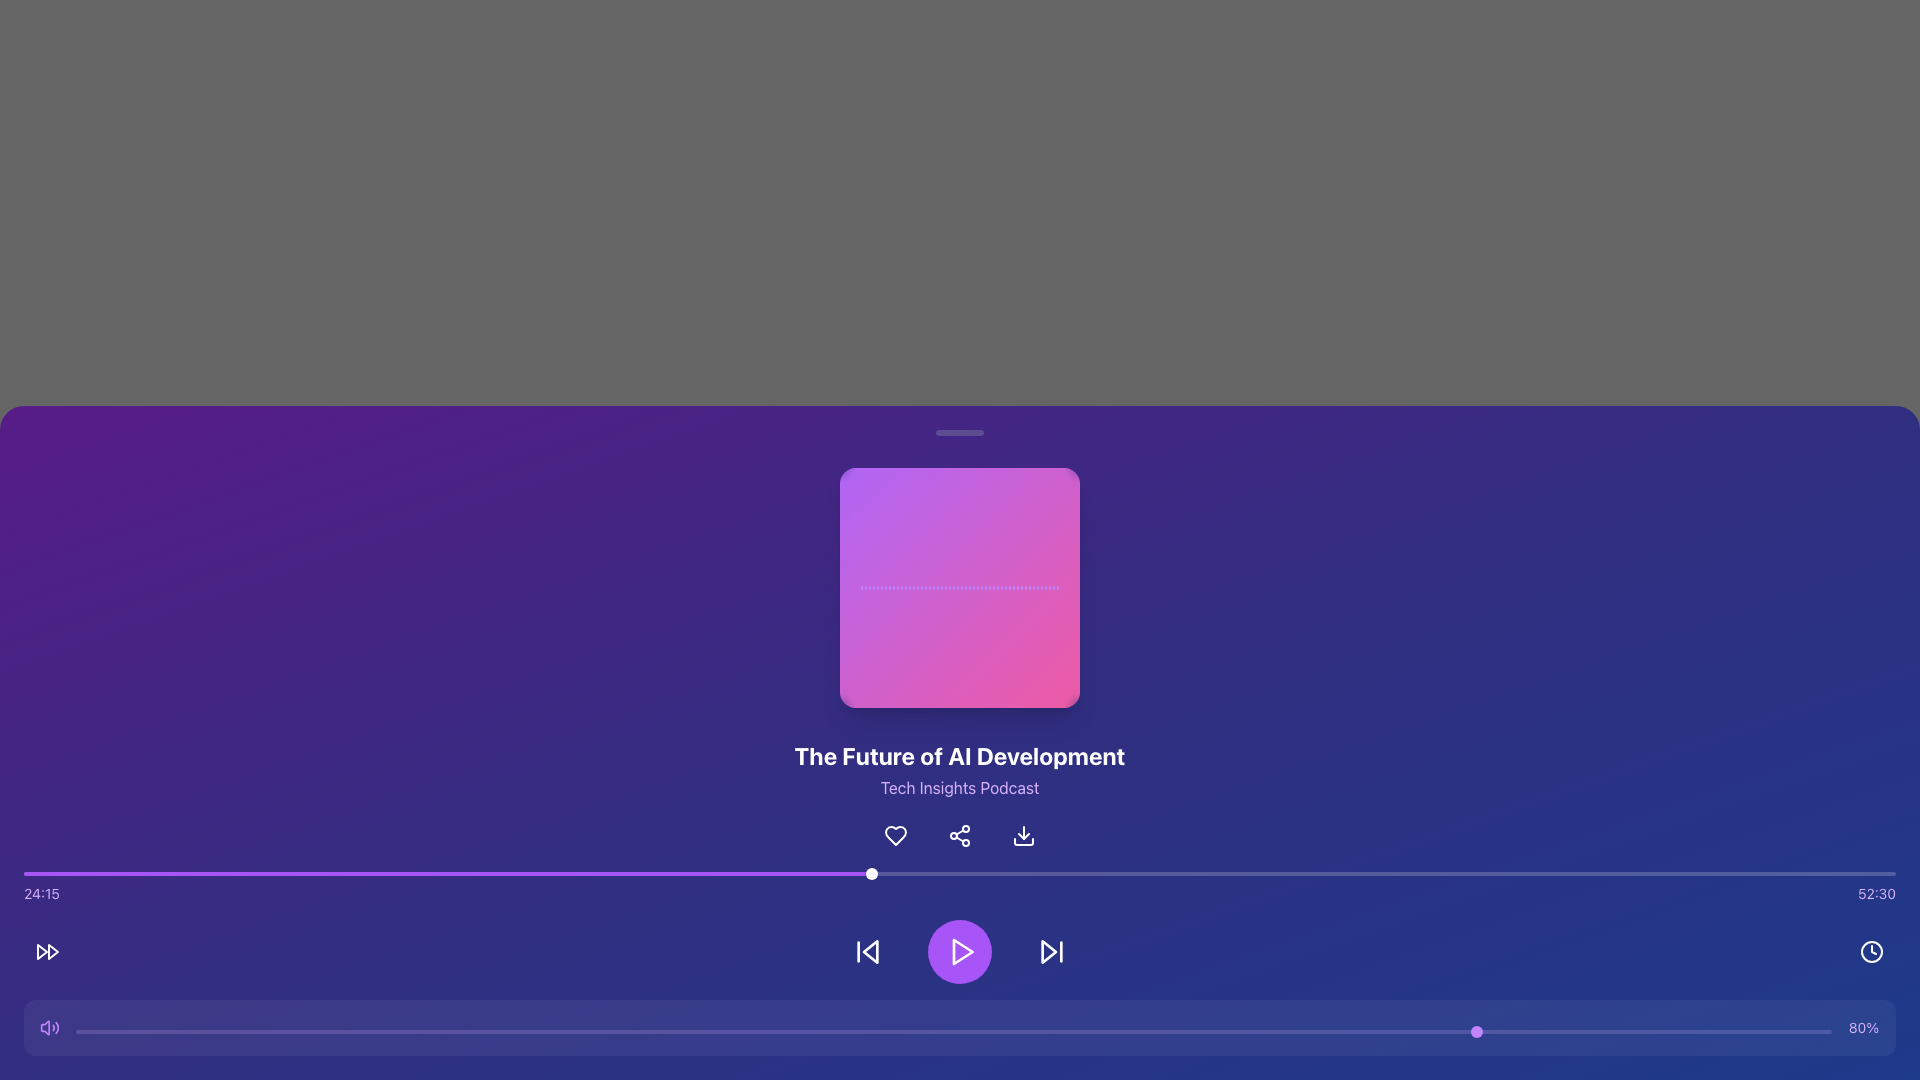  What do you see at coordinates (1821, 873) in the screenshot?
I see `progress` at bounding box center [1821, 873].